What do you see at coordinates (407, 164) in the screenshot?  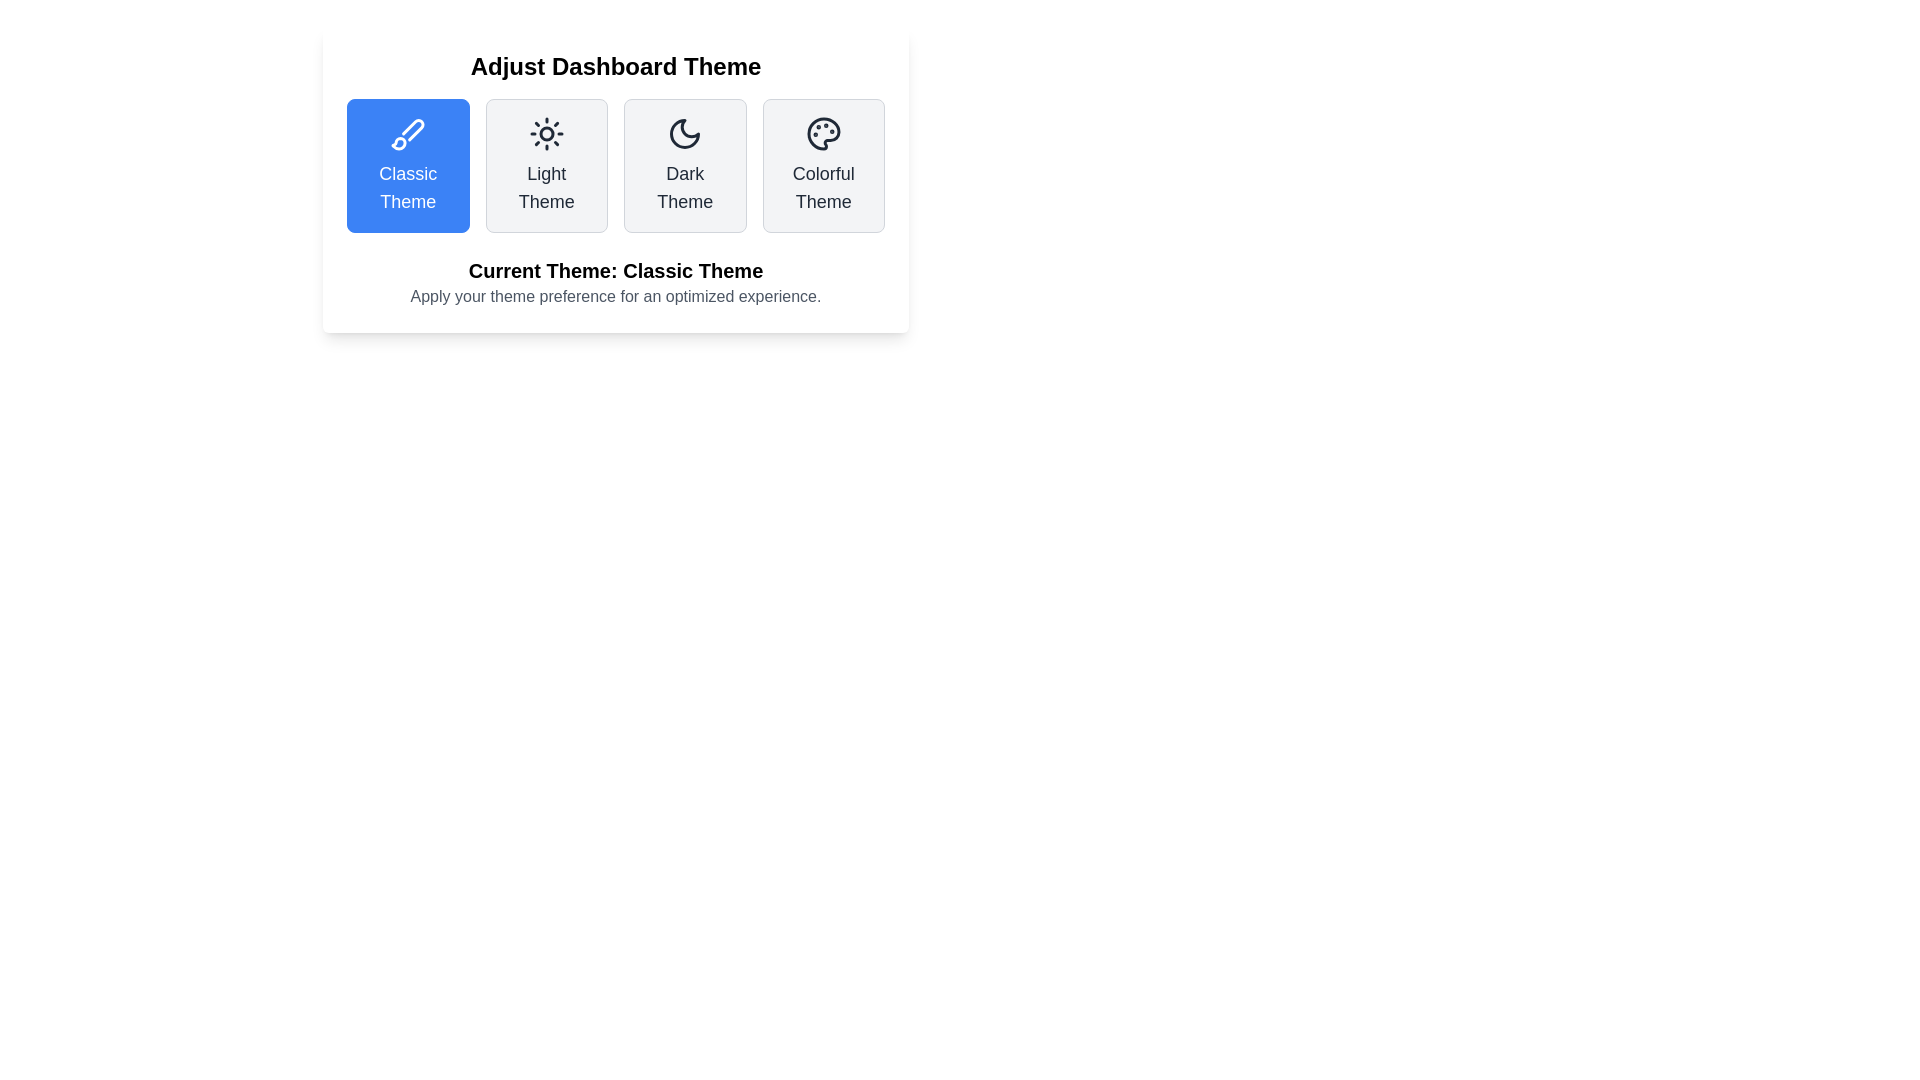 I see `the 'Classic Theme' button located at the top-left of the theme options row` at bounding box center [407, 164].